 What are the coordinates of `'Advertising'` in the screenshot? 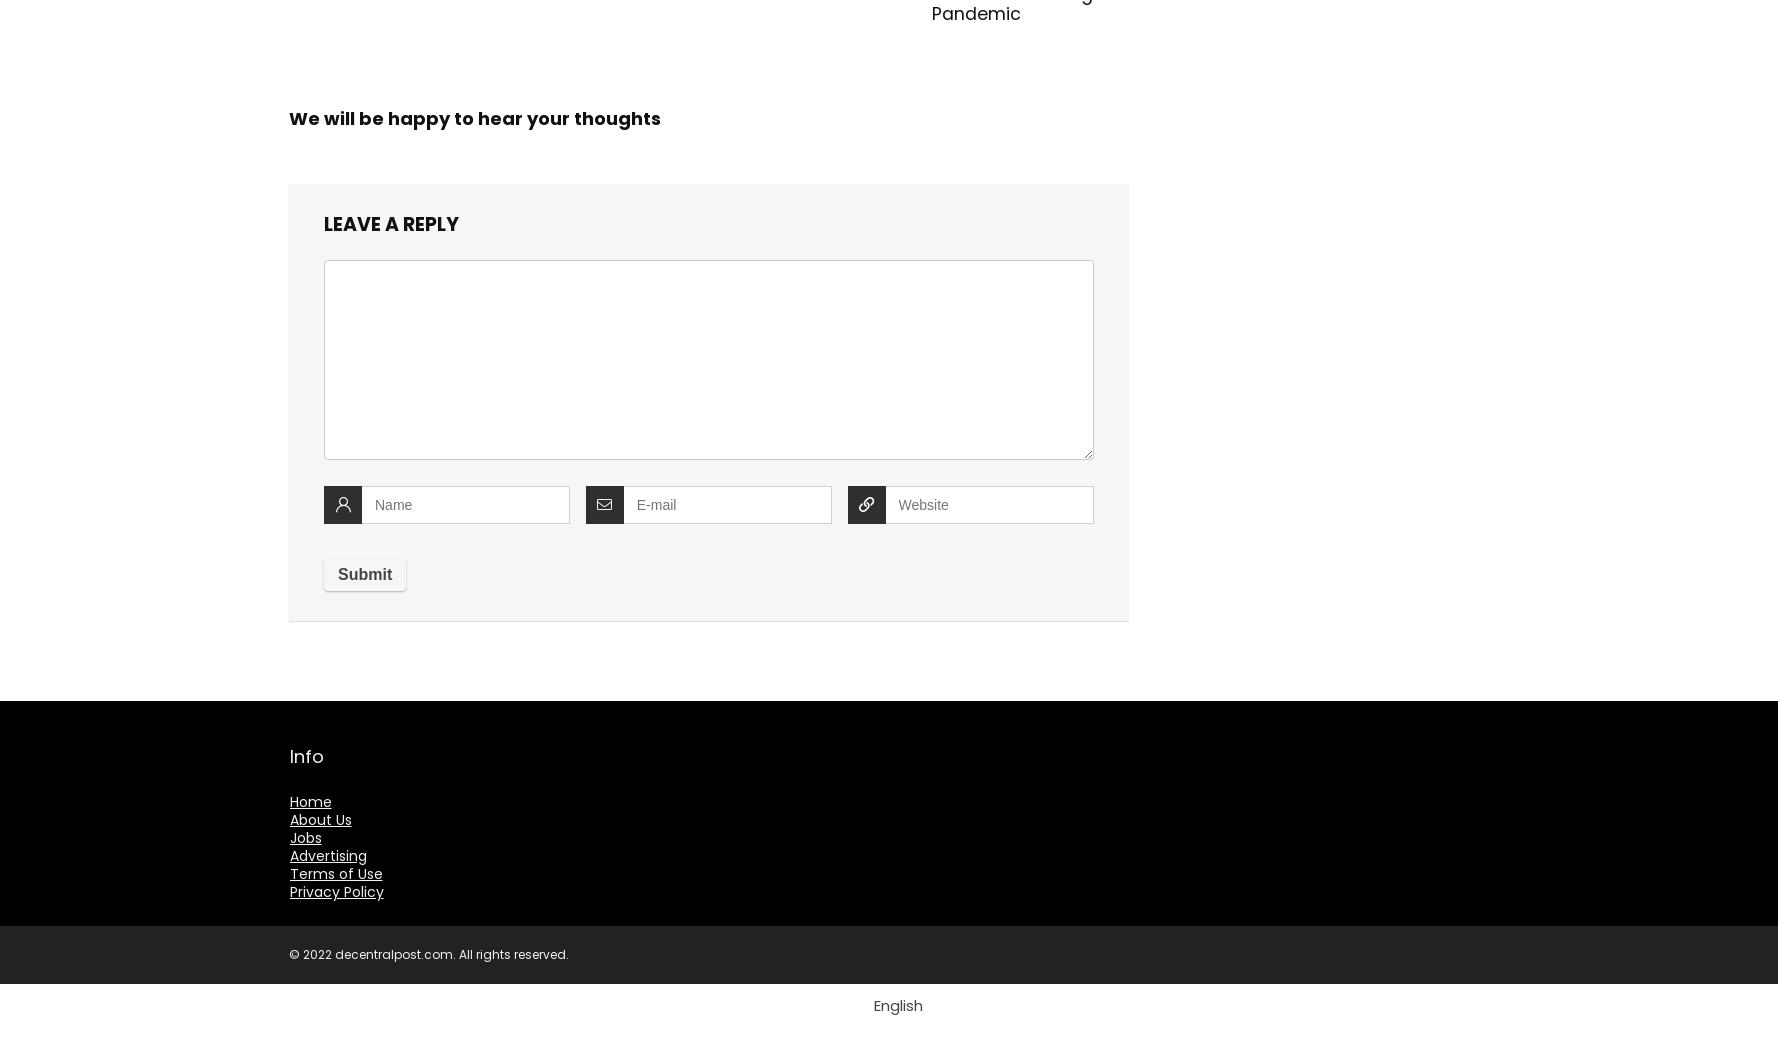 It's located at (288, 855).